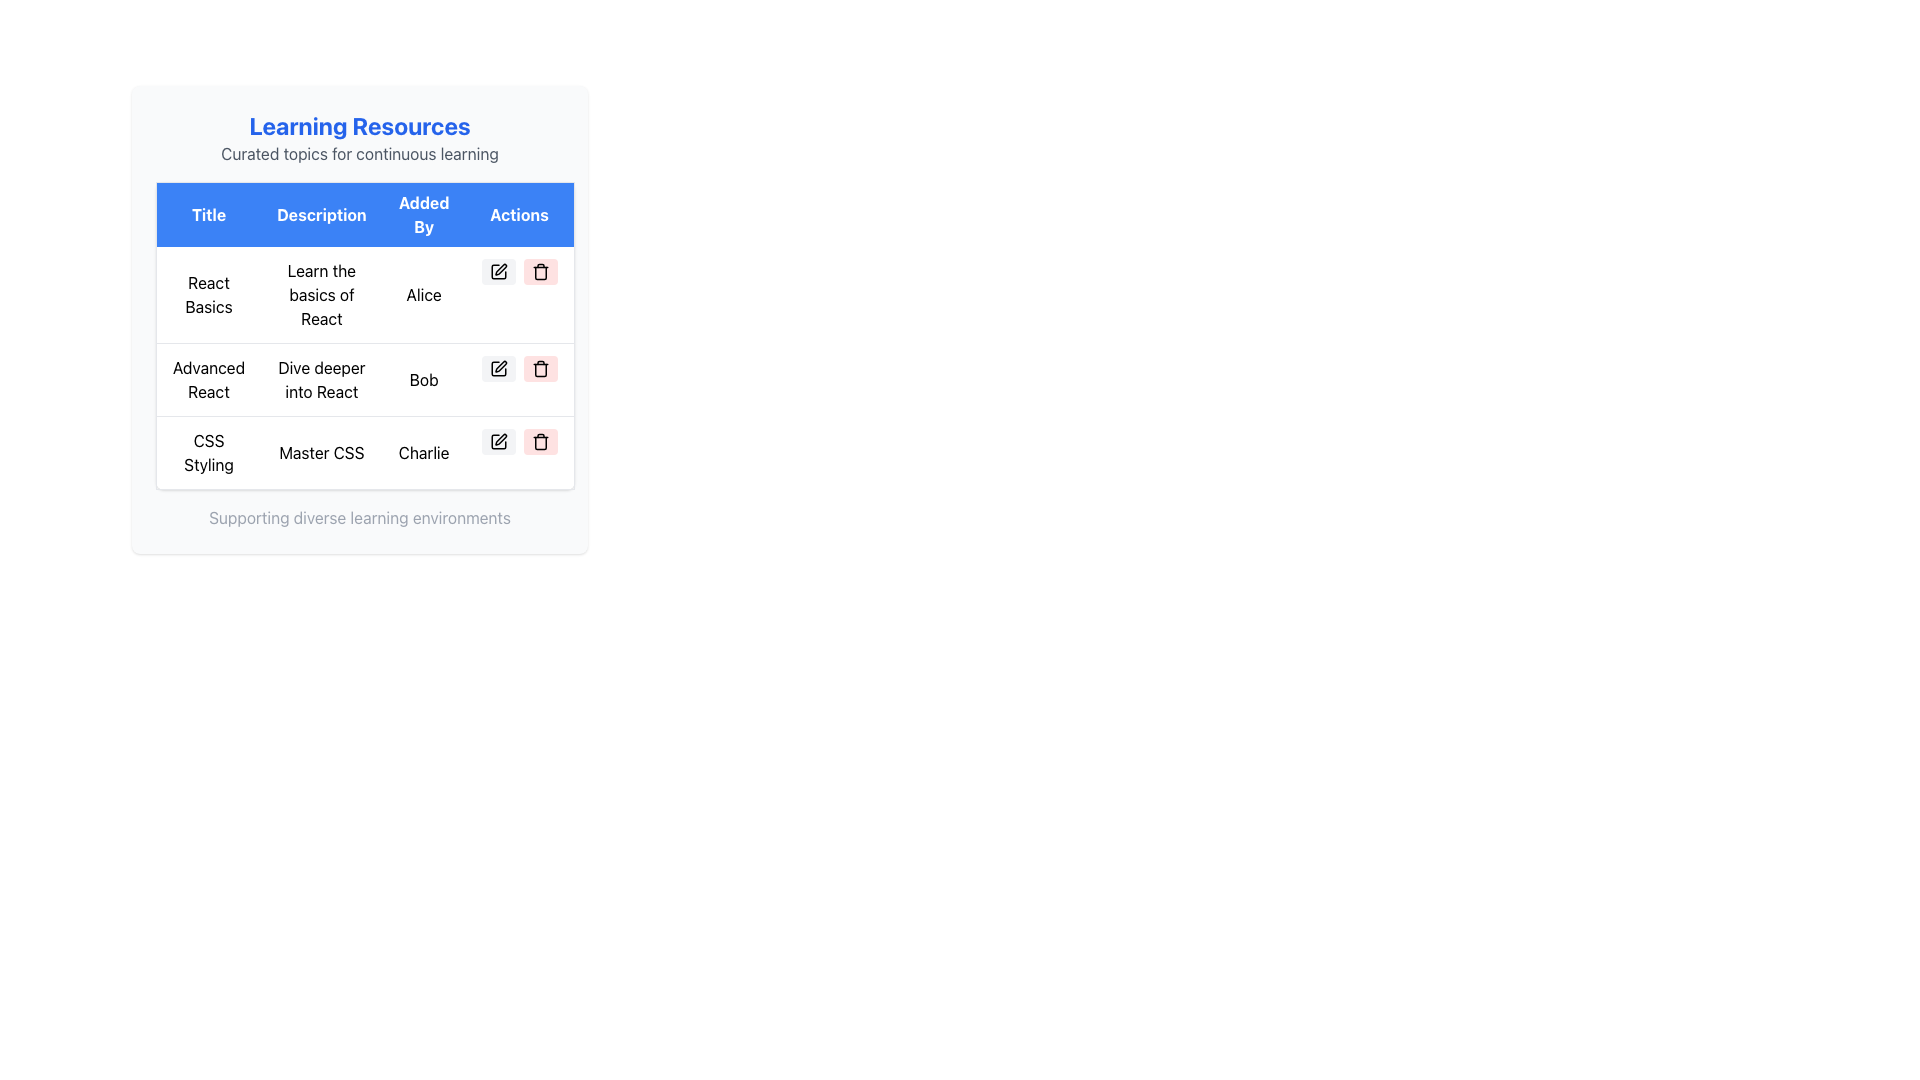 The height and width of the screenshot is (1080, 1920). I want to click on the delete button located at the far right of the 'Advanced React' row in the 'Learning Resources' table, so click(540, 441).